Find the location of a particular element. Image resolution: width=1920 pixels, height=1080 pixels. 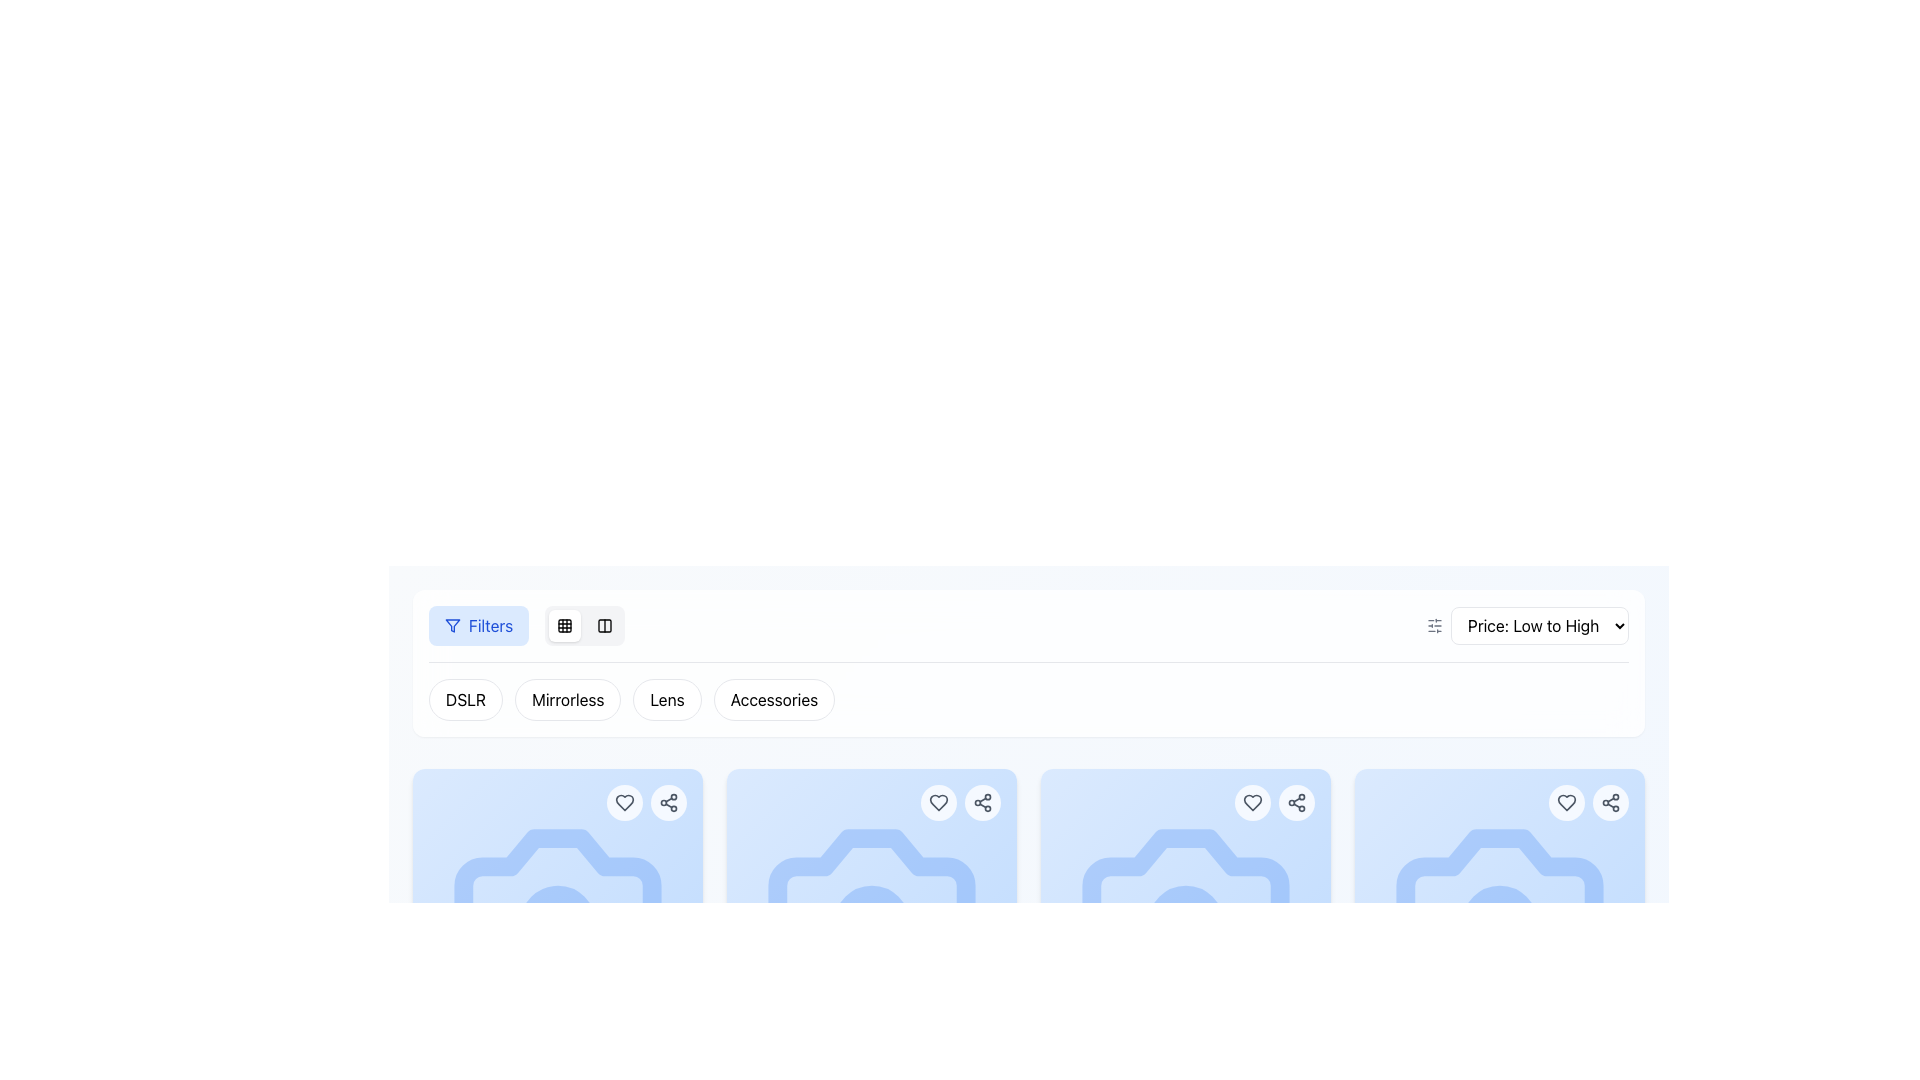

the share icon button located in the top-right corner of the image card is located at coordinates (668, 801).